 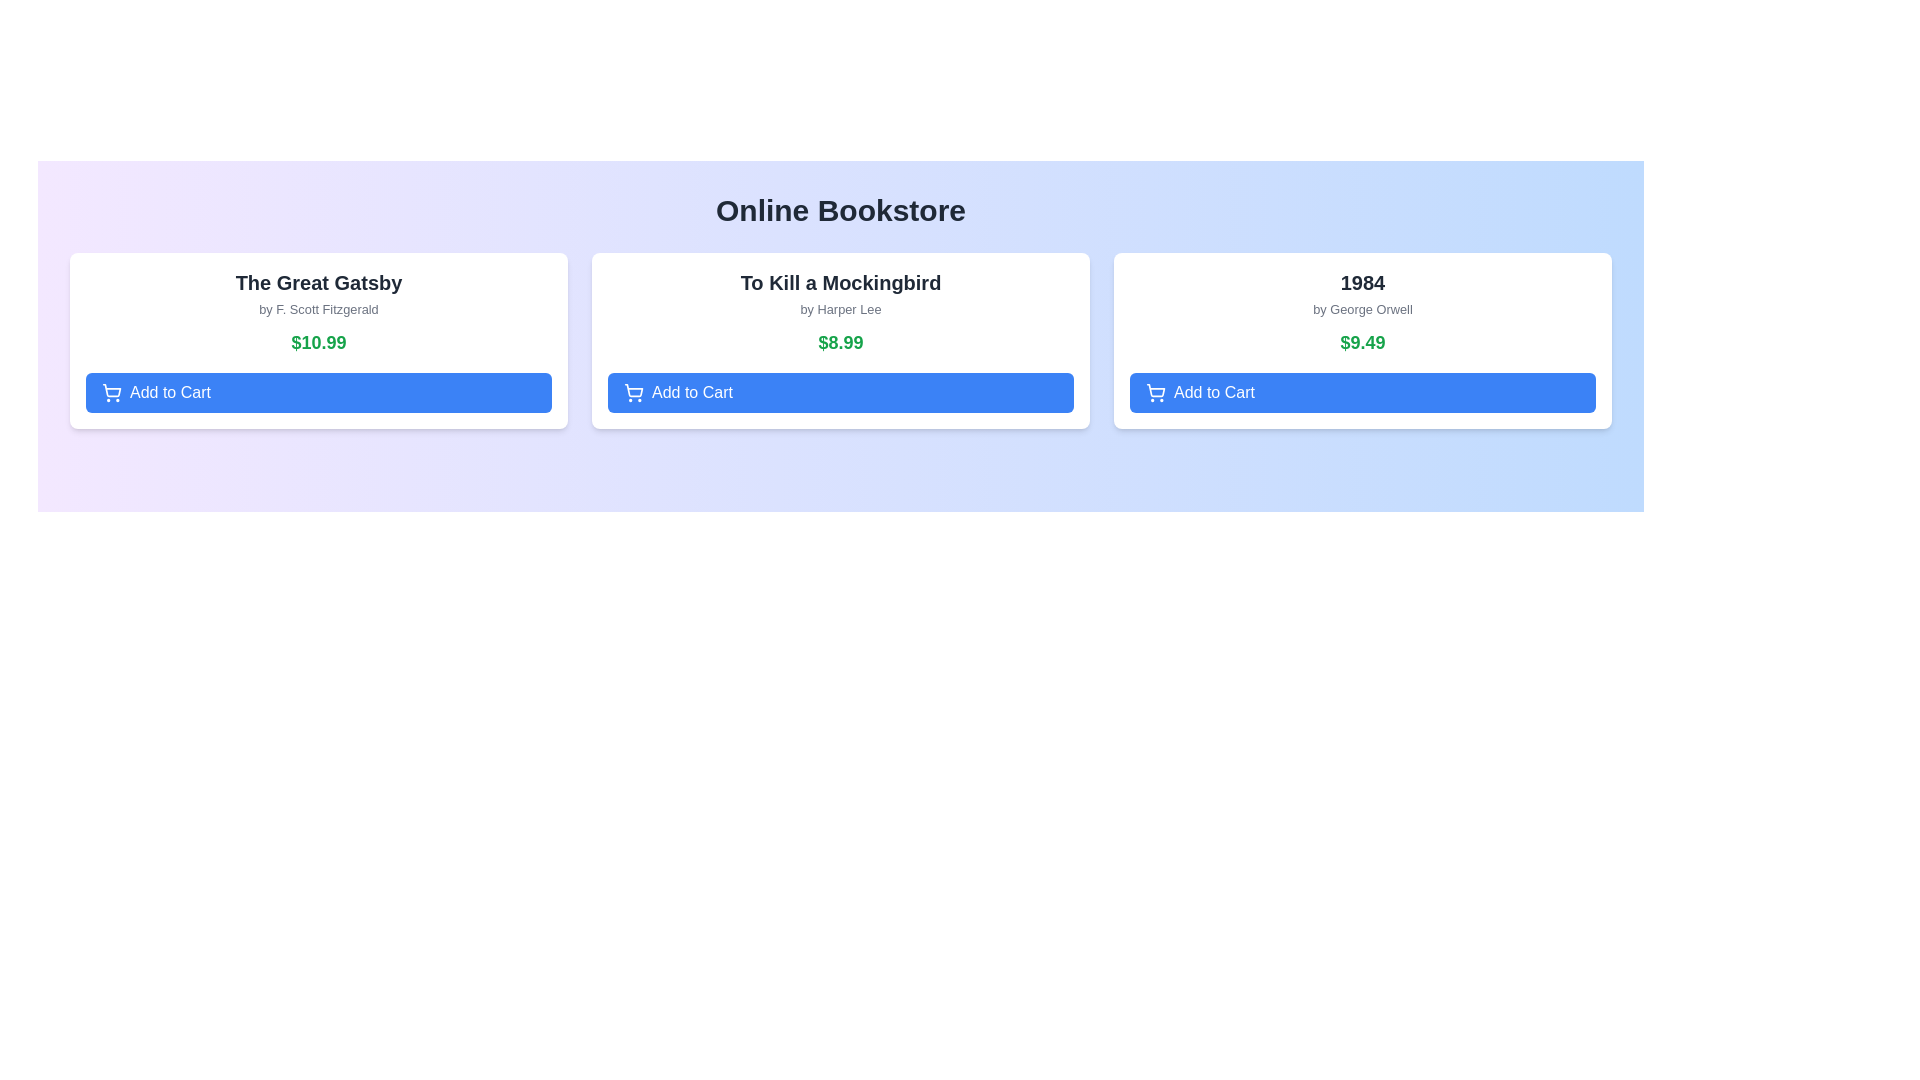 What do you see at coordinates (1362, 309) in the screenshot?
I see `the static text label displaying the author's name 'by George Orwell', which is positioned below the title '1984' and above the price '$9.49'` at bounding box center [1362, 309].